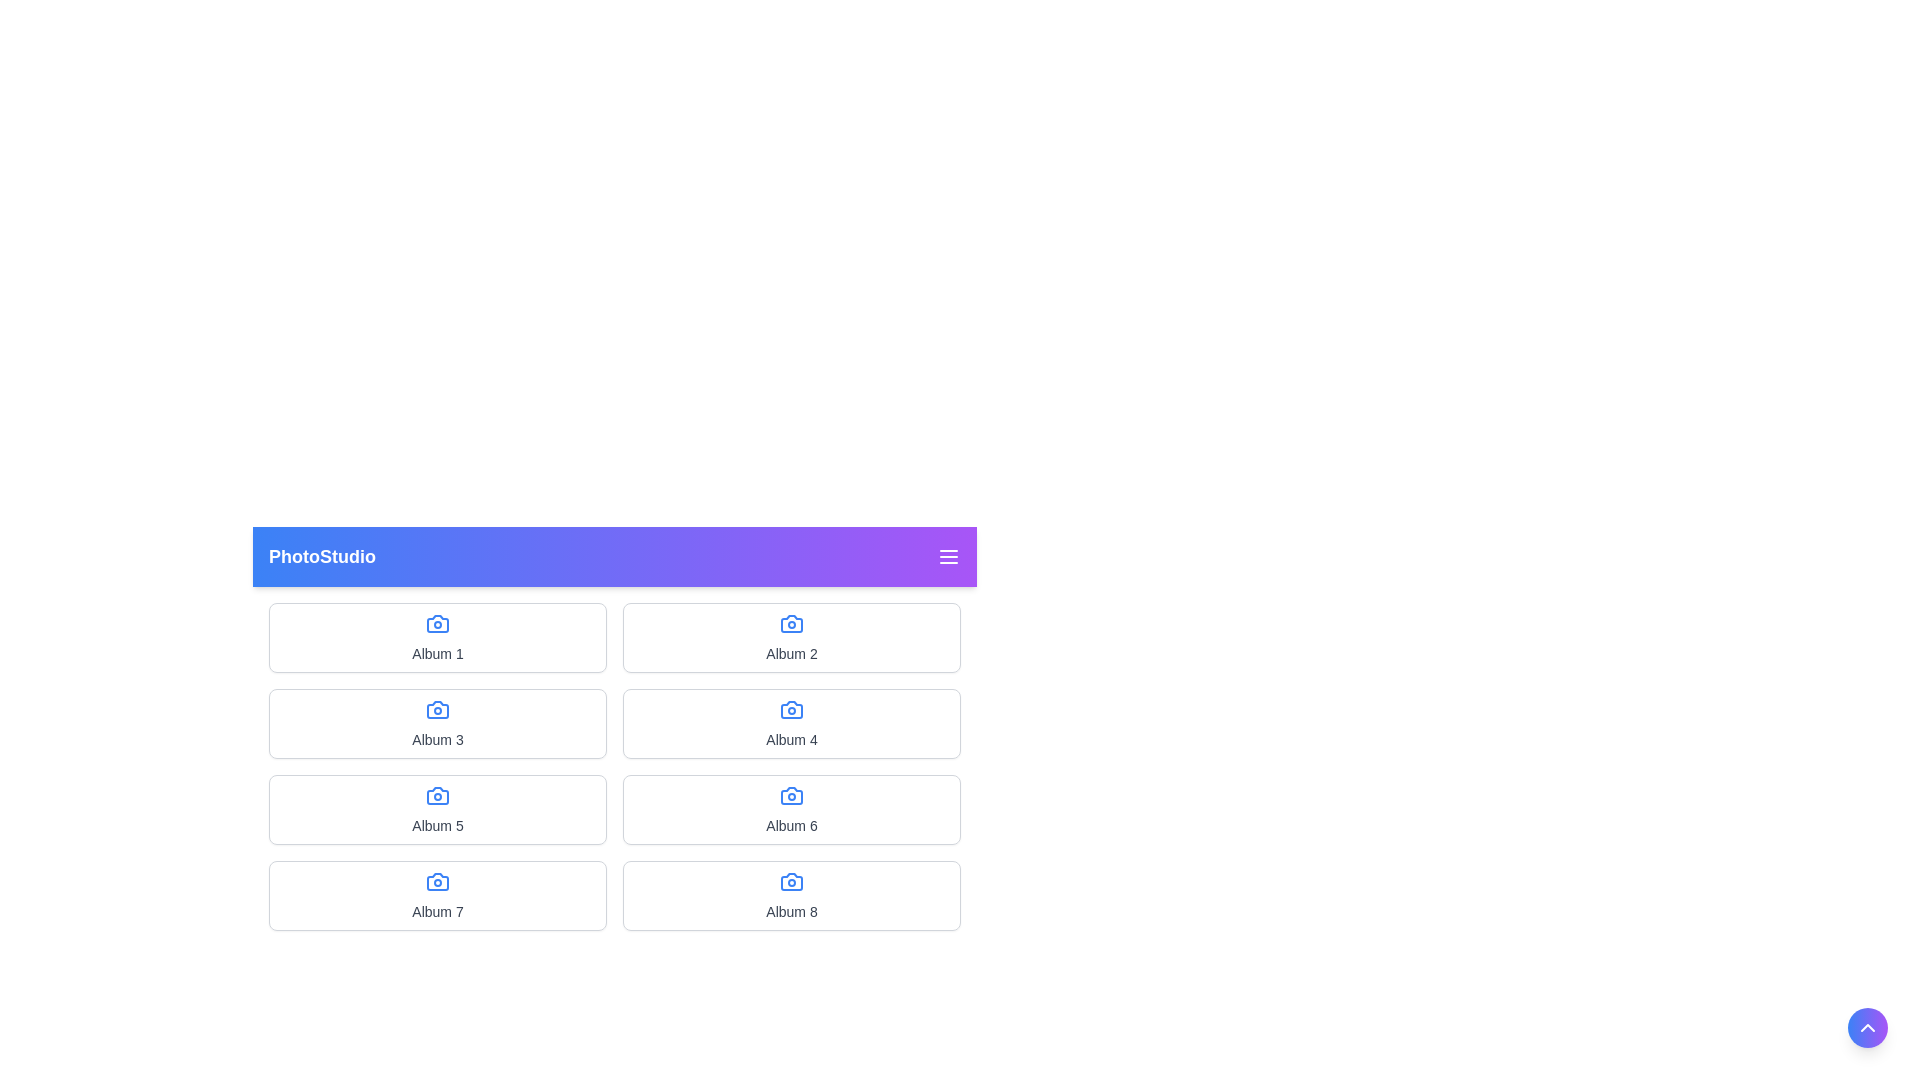 The height and width of the screenshot is (1080, 1920). I want to click on the album tile labeled 'Album 6' in the photo management interface, so click(791, 810).